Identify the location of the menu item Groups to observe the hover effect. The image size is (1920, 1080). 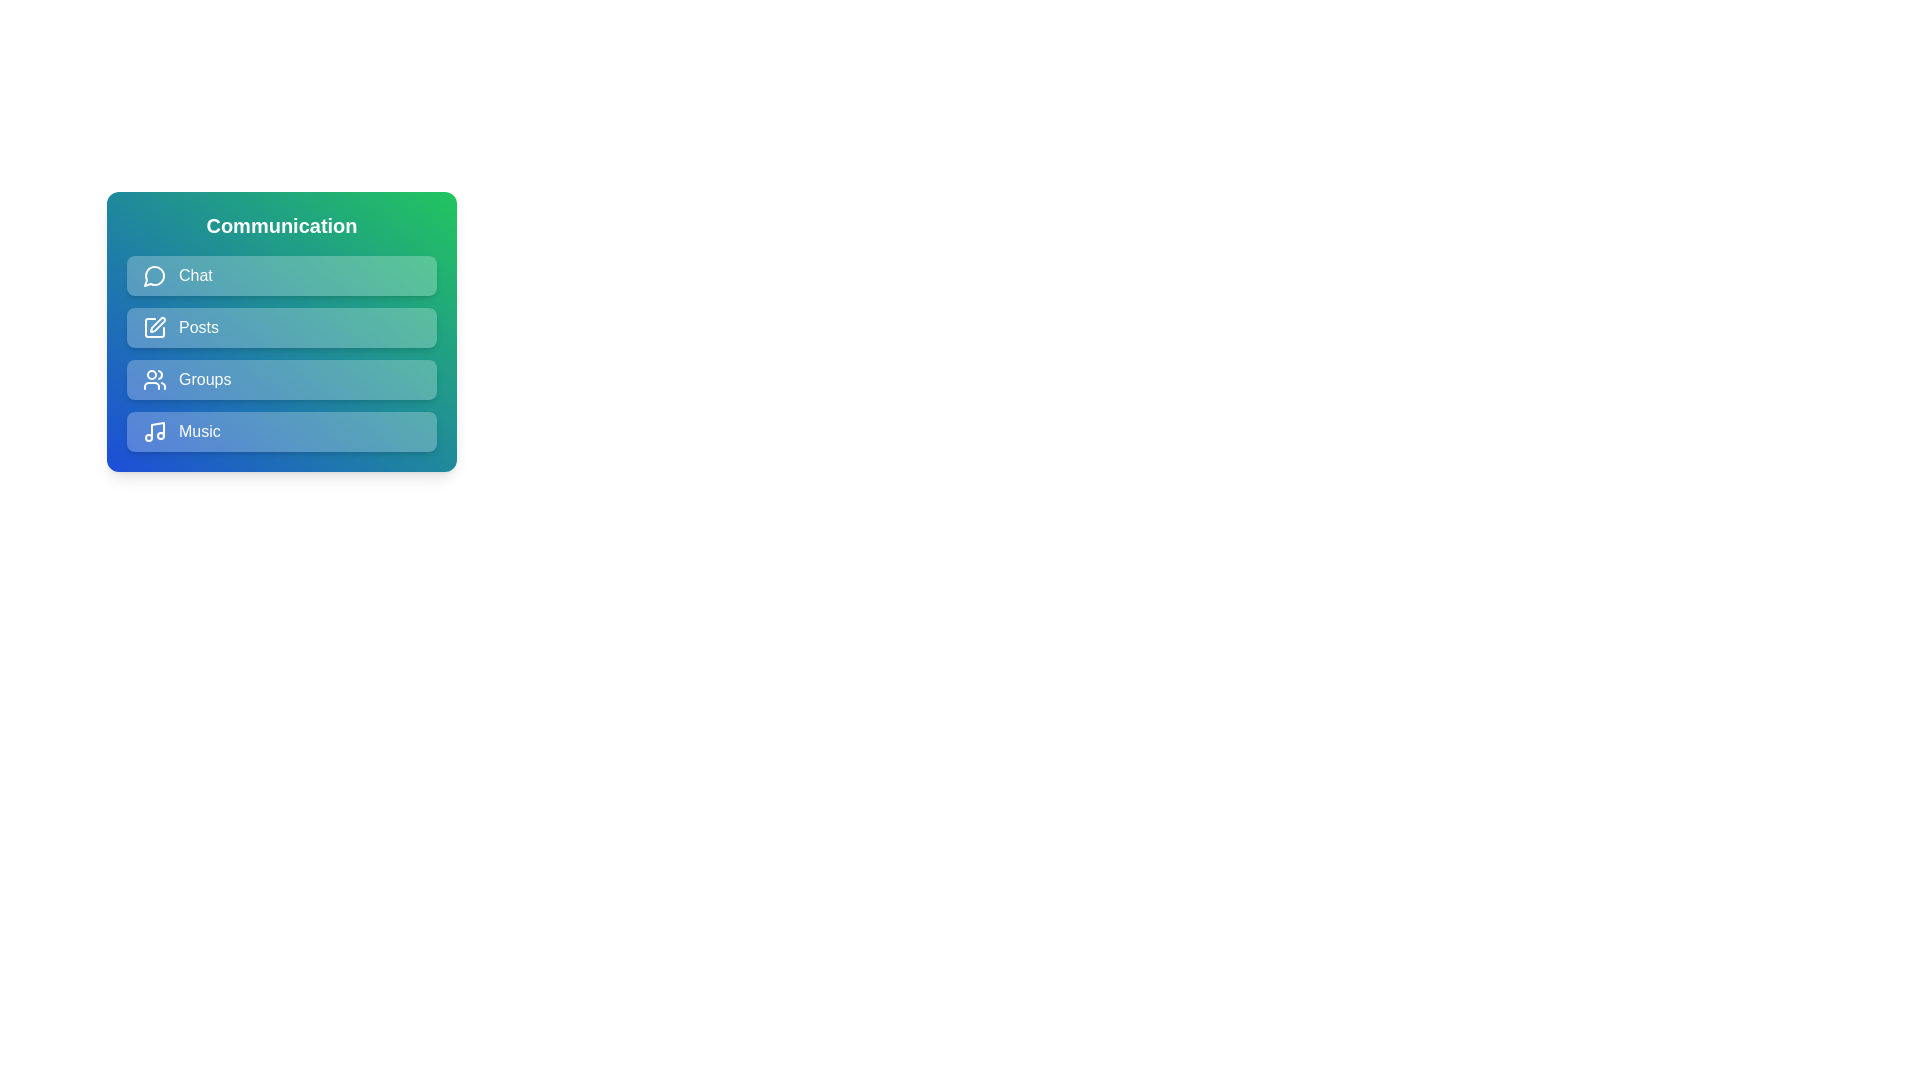
(281, 380).